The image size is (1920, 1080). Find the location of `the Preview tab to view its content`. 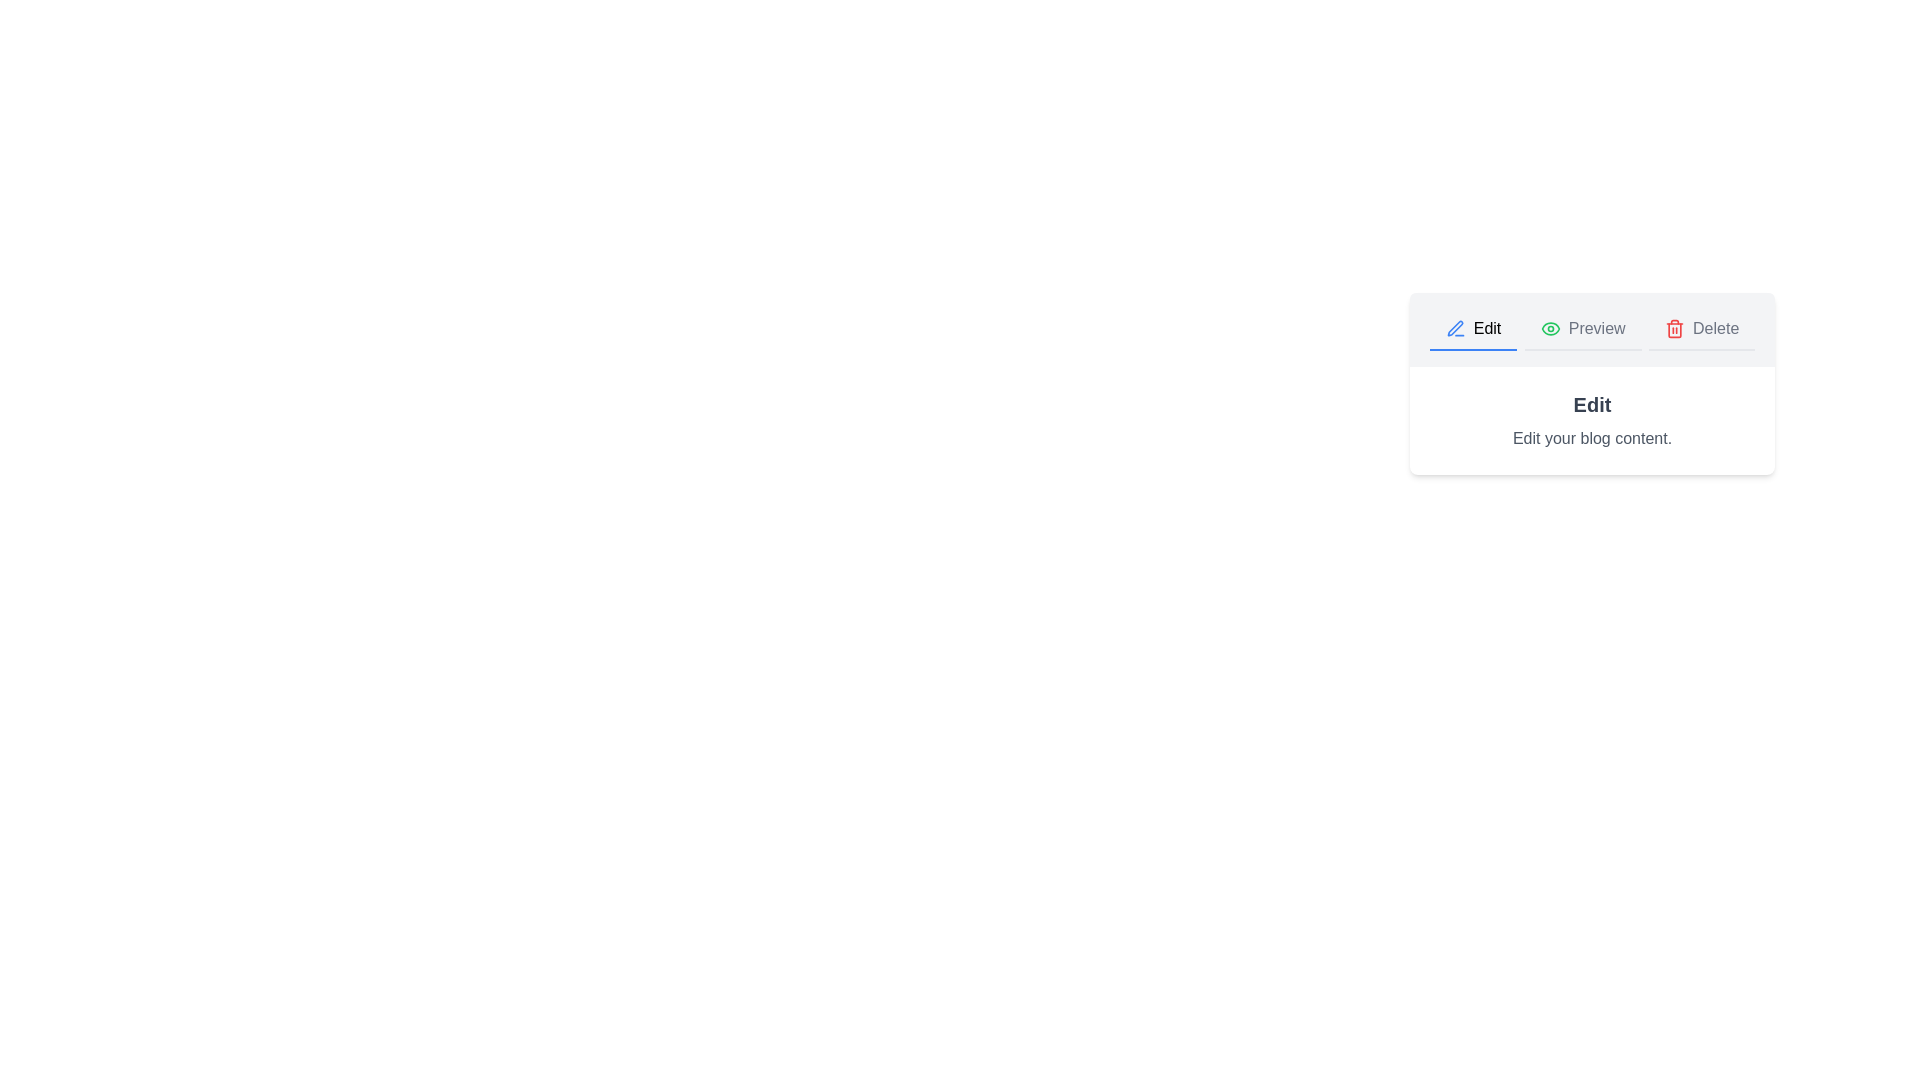

the Preview tab to view its content is located at coordinates (1582, 329).